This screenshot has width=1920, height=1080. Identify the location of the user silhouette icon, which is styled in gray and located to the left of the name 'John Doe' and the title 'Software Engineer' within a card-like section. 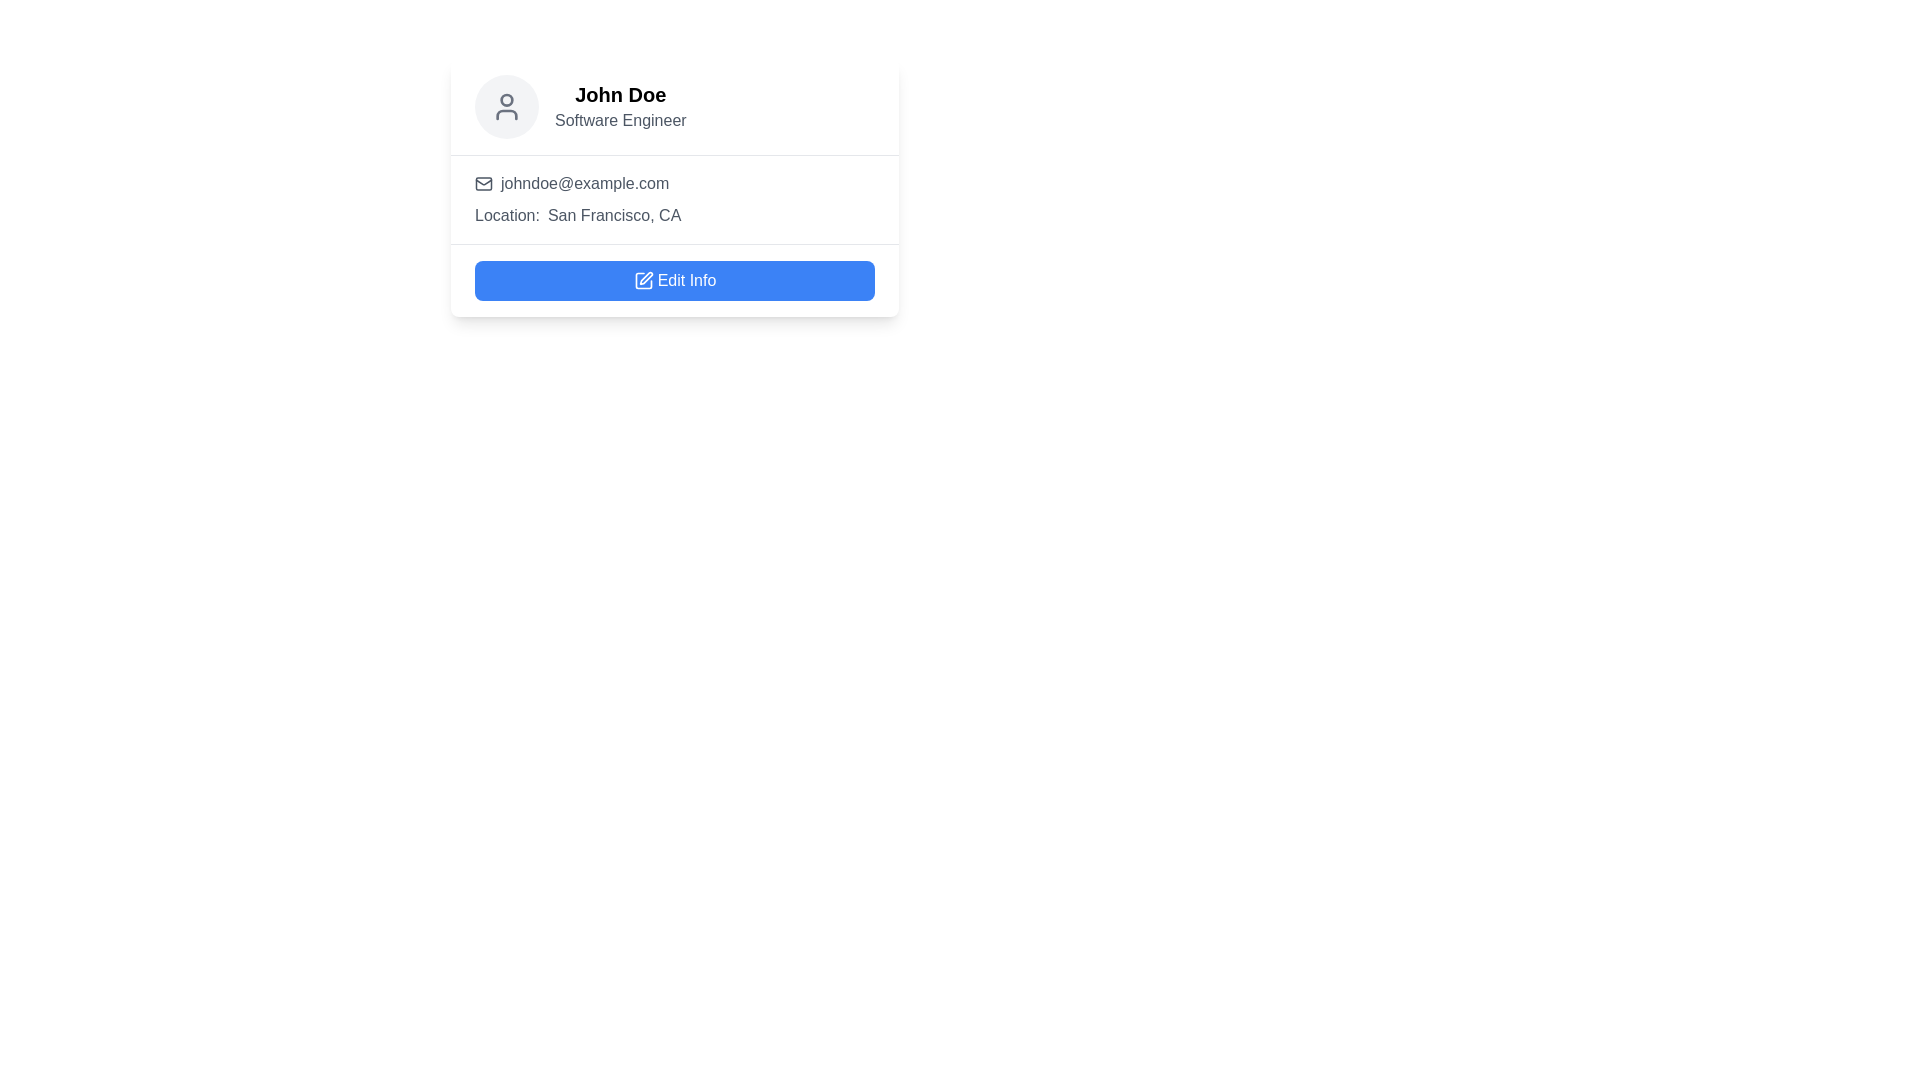
(507, 107).